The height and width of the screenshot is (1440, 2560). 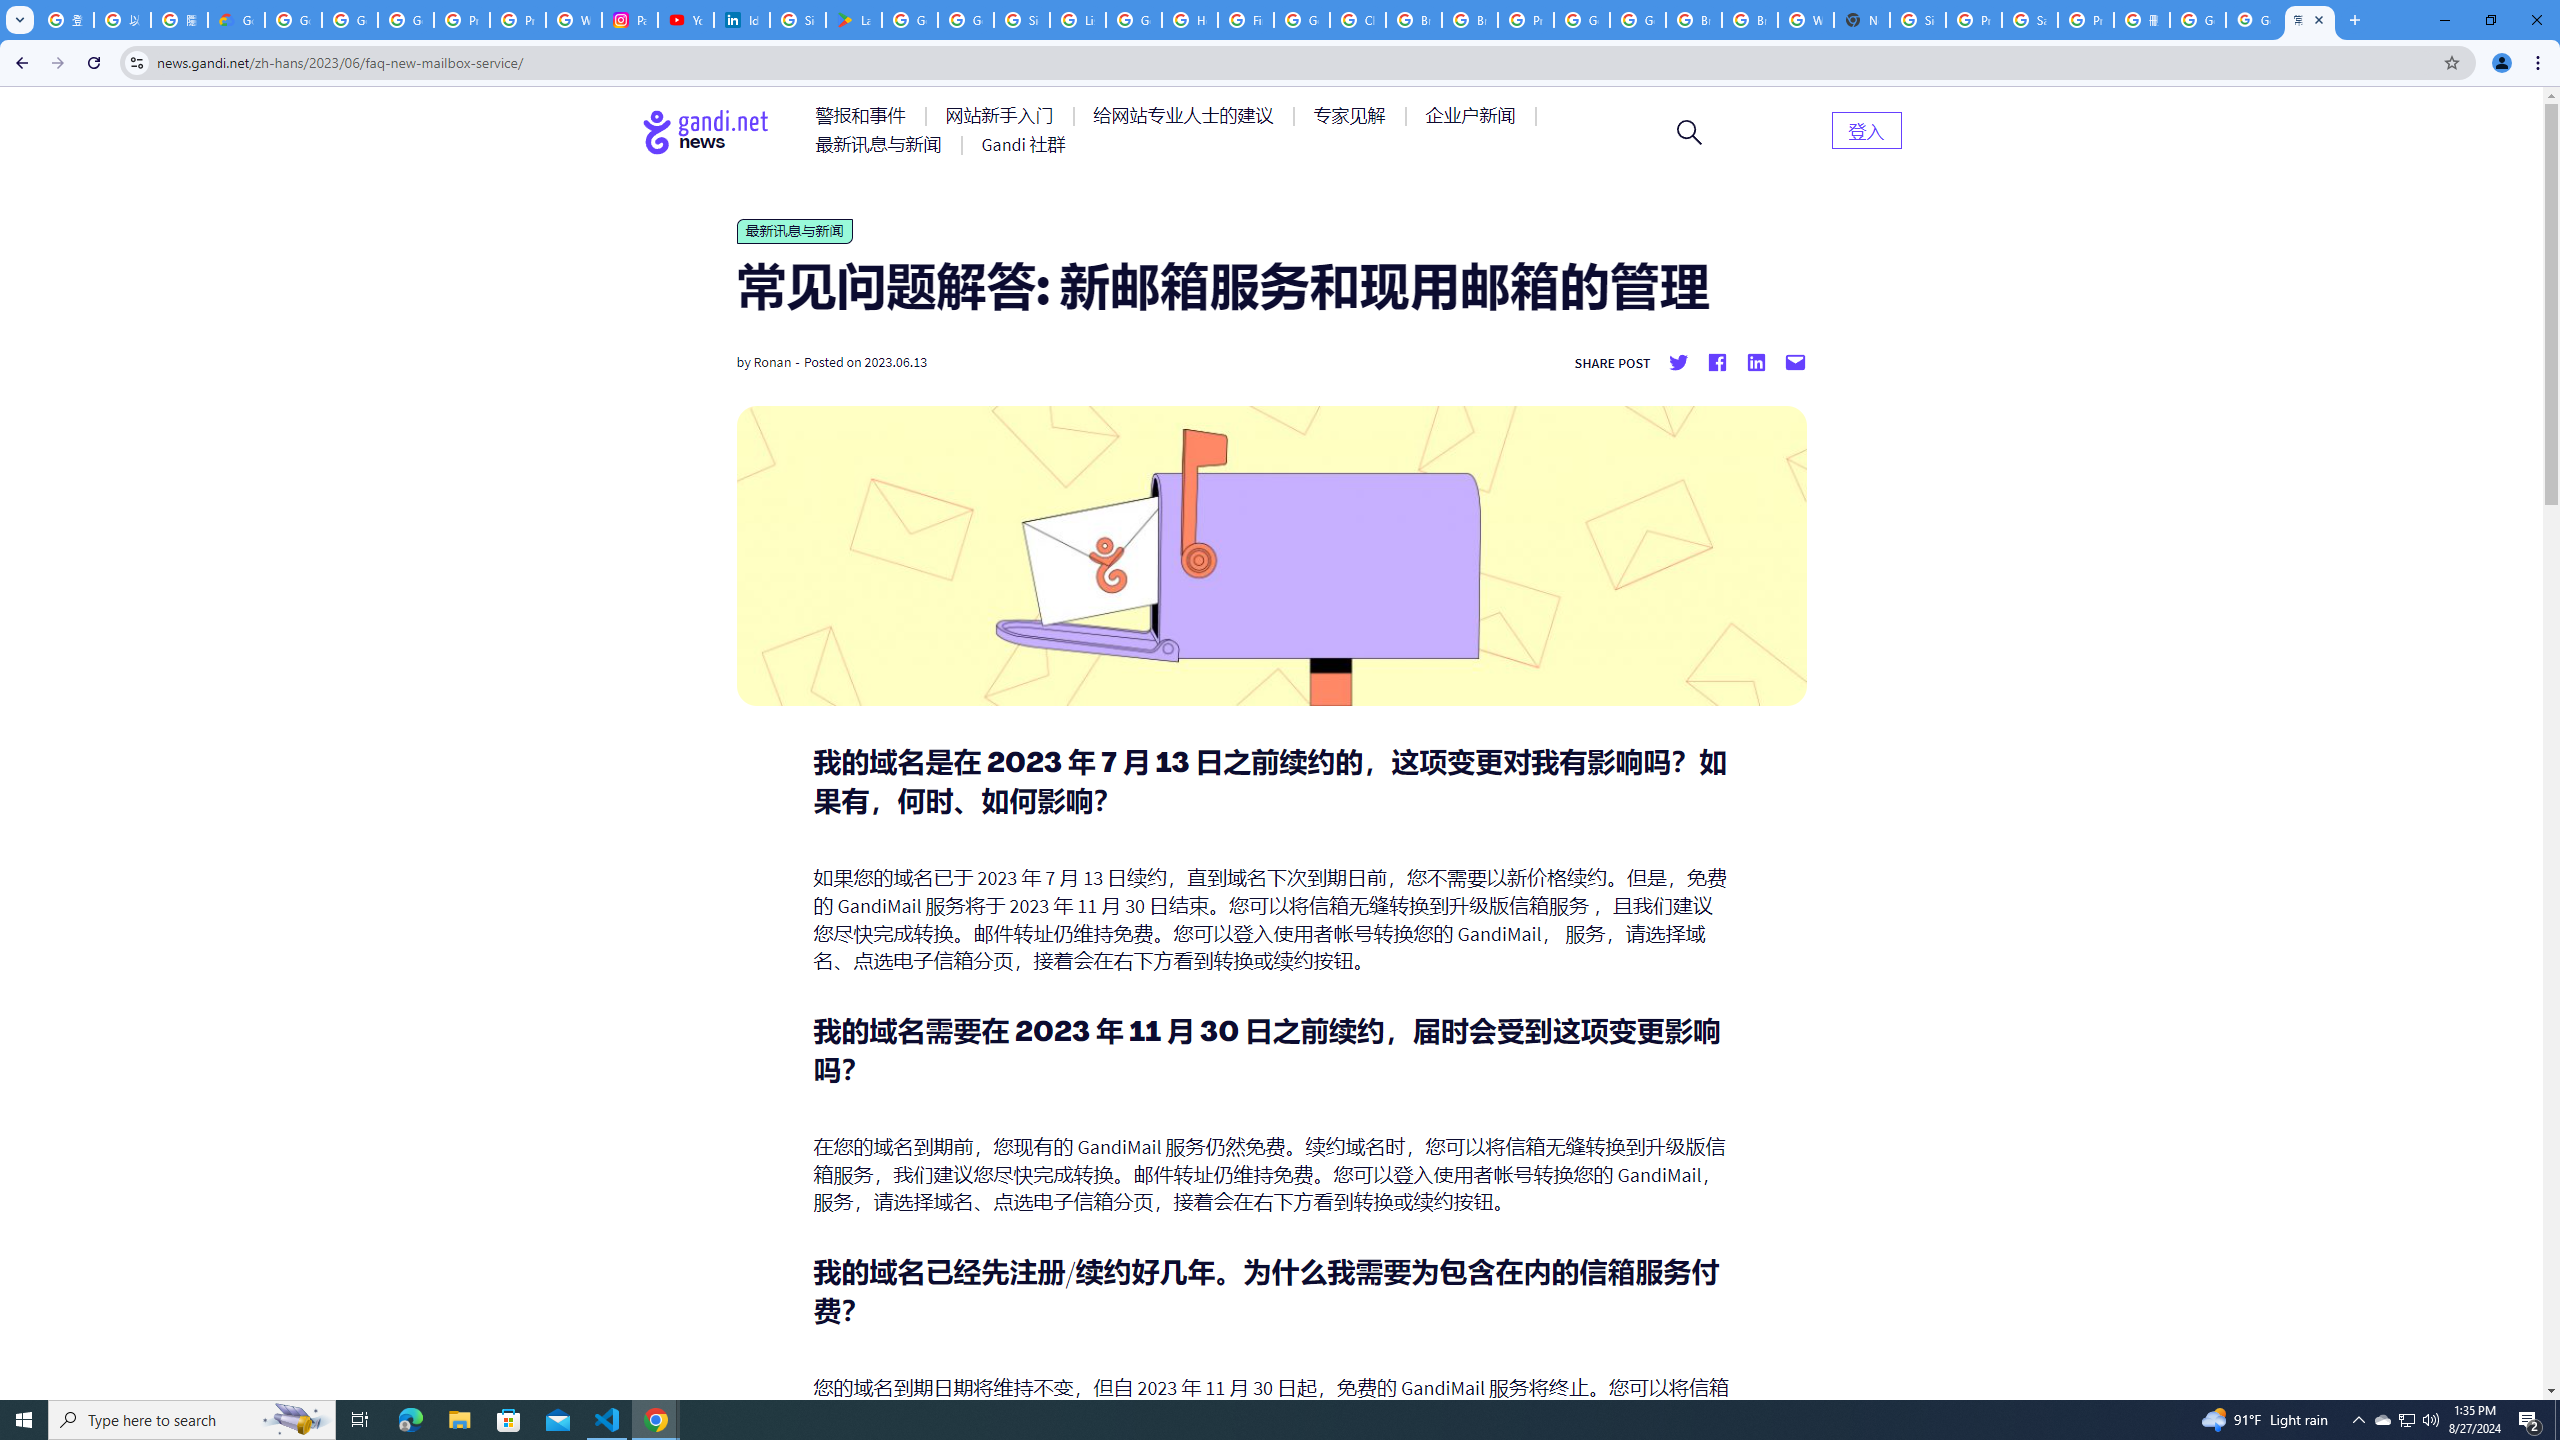 What do you see at coordinates (796, 19) in the screenshot?
I see `'Sign in - Google Accounts'` at bounding box center [796, 19].